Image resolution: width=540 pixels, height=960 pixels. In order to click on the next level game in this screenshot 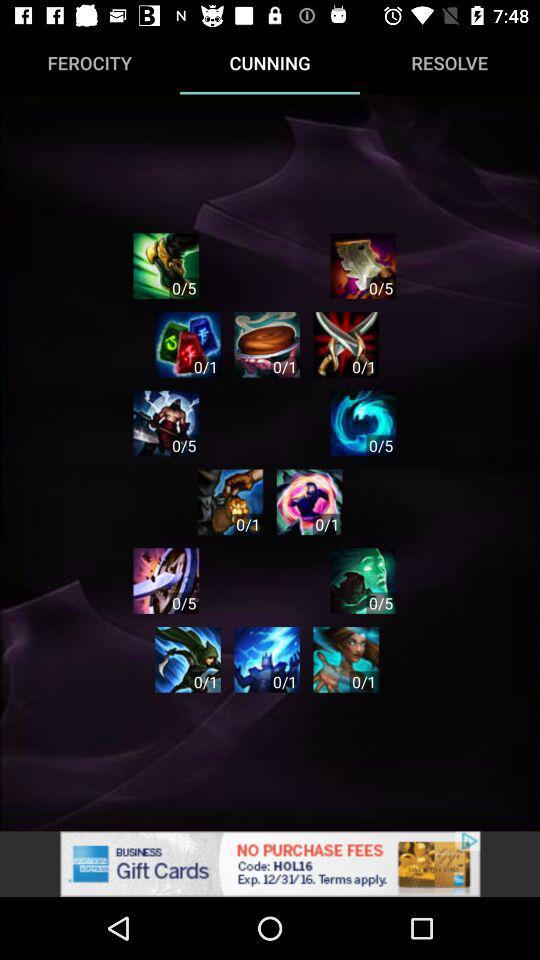, I will do `click(229, 501)`.